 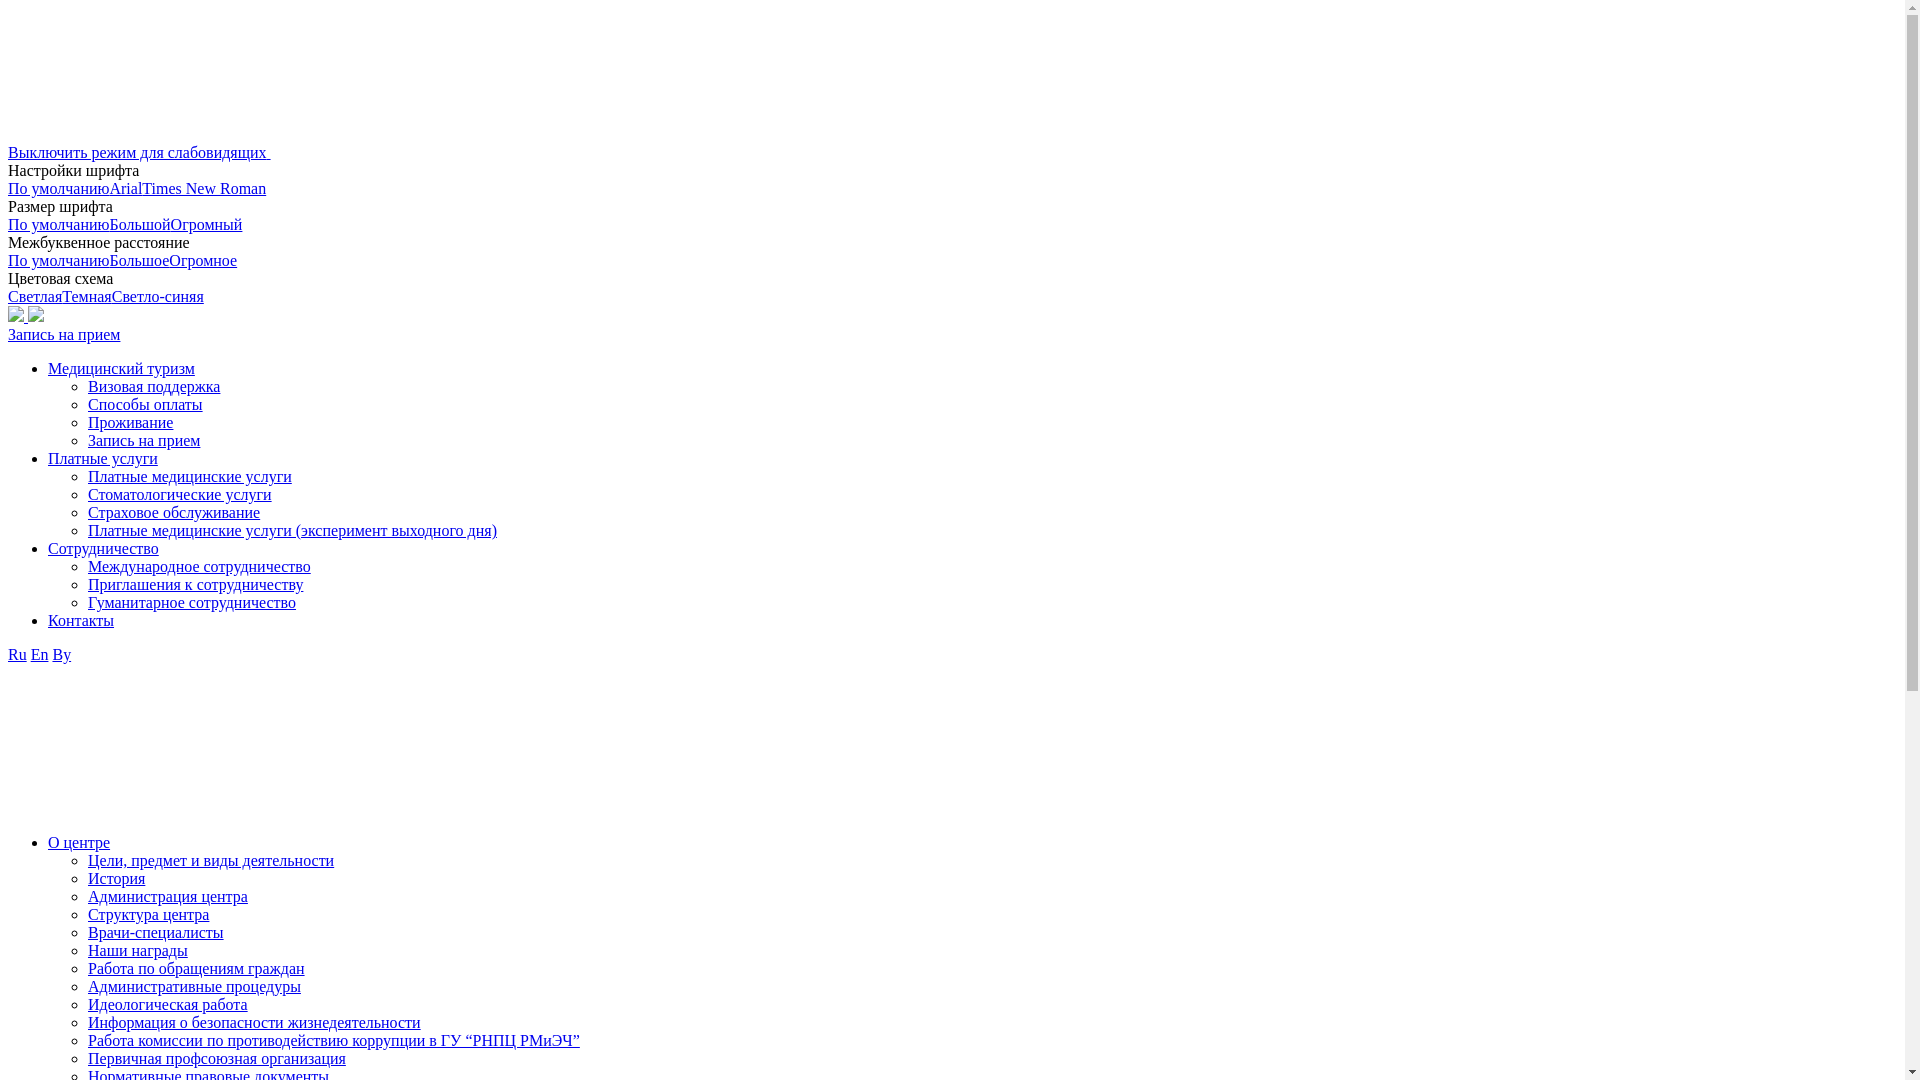 What do you see at coordinates (204, 188) in the screenshot?
I see `'Times New Roman'` at bounding box center [204, 188].